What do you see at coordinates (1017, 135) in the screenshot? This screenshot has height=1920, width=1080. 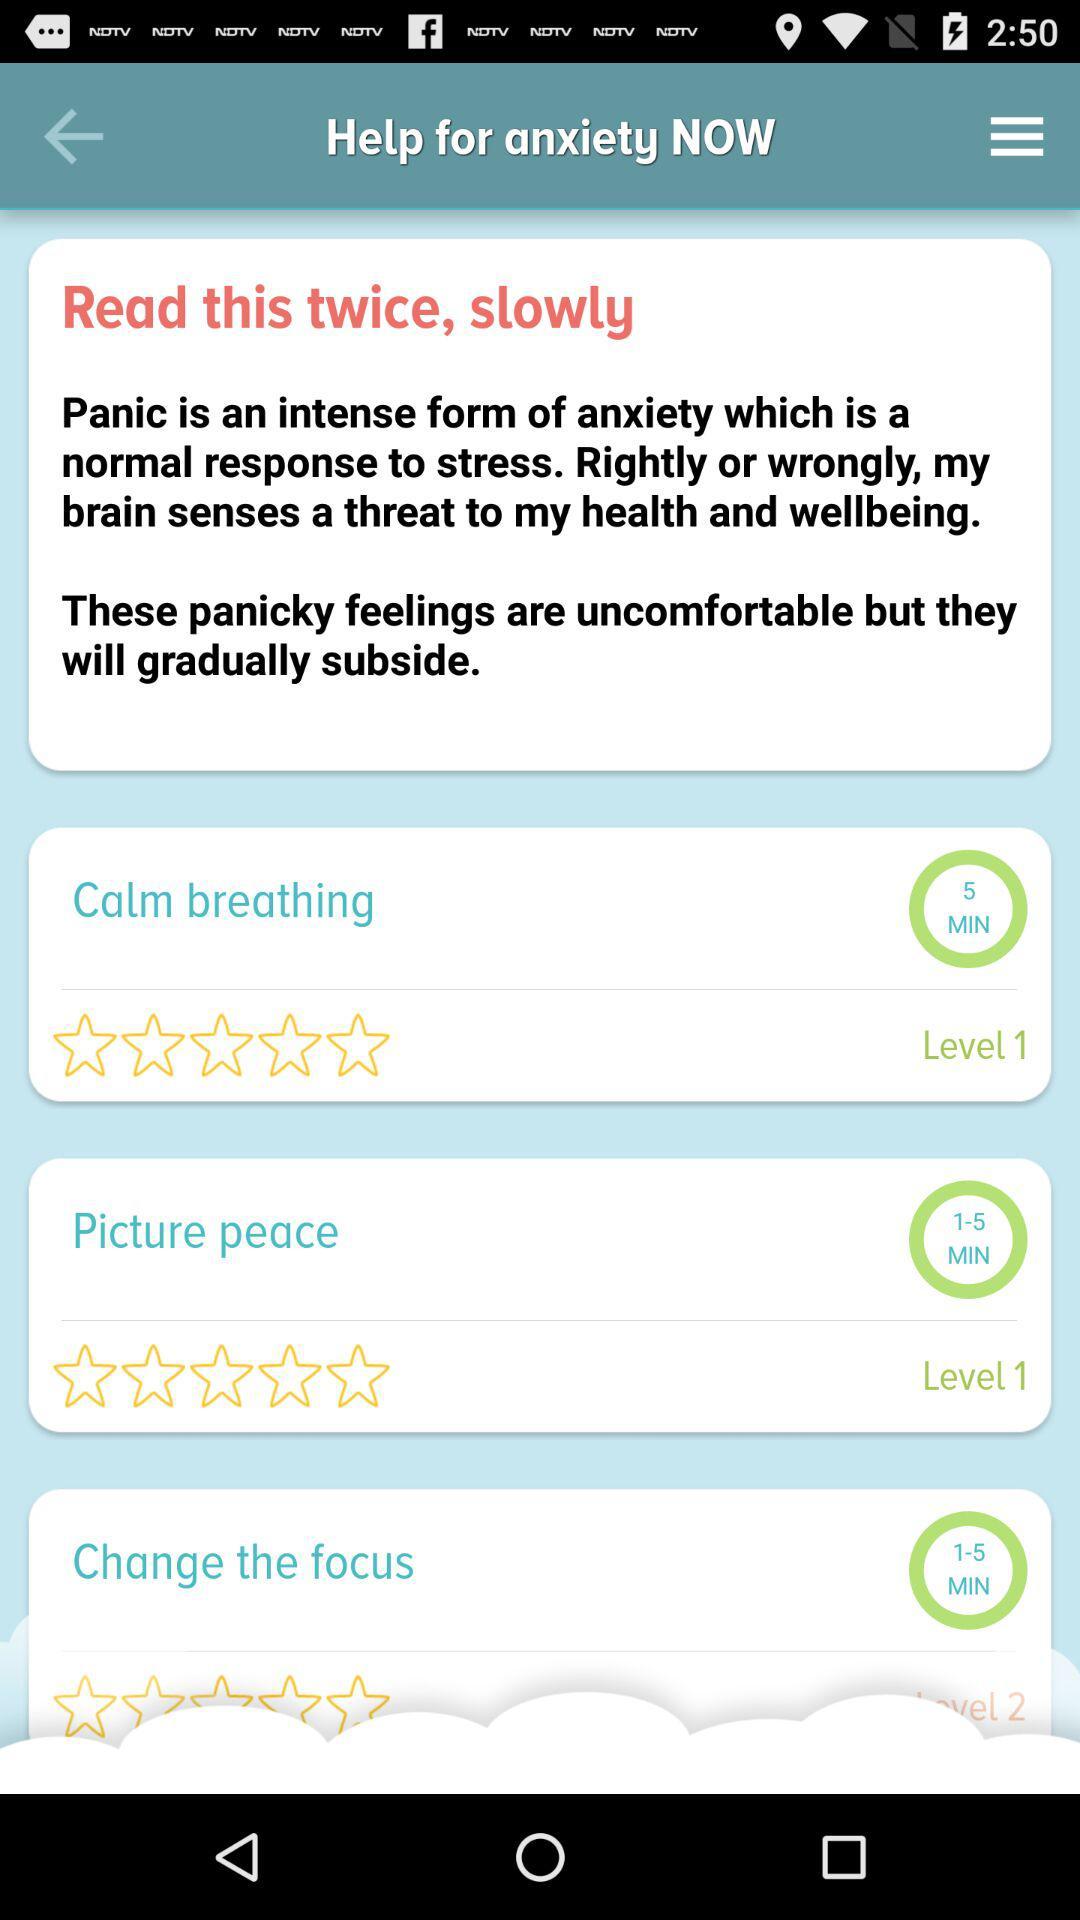 I see `icon next to the help for anxiety item` at bounding box center [1017, 135].